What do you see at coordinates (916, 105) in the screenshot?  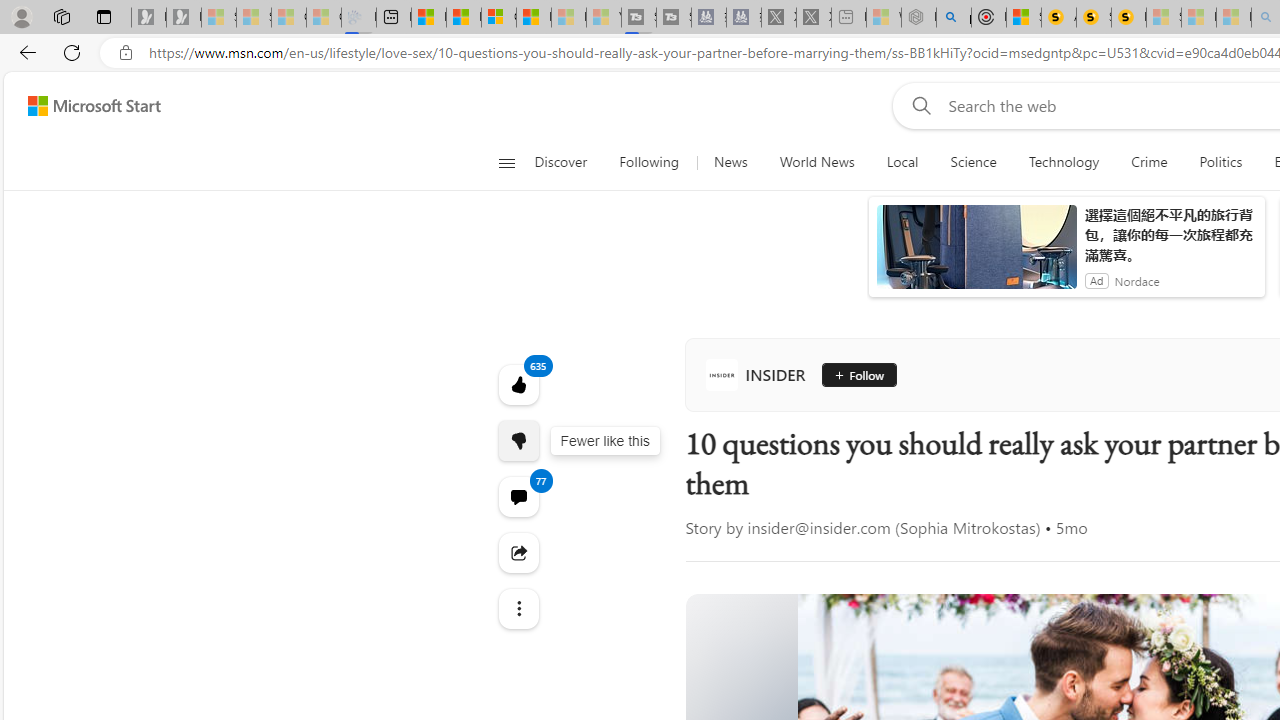 I see `'Web search'` at bounding box center [916, 105].